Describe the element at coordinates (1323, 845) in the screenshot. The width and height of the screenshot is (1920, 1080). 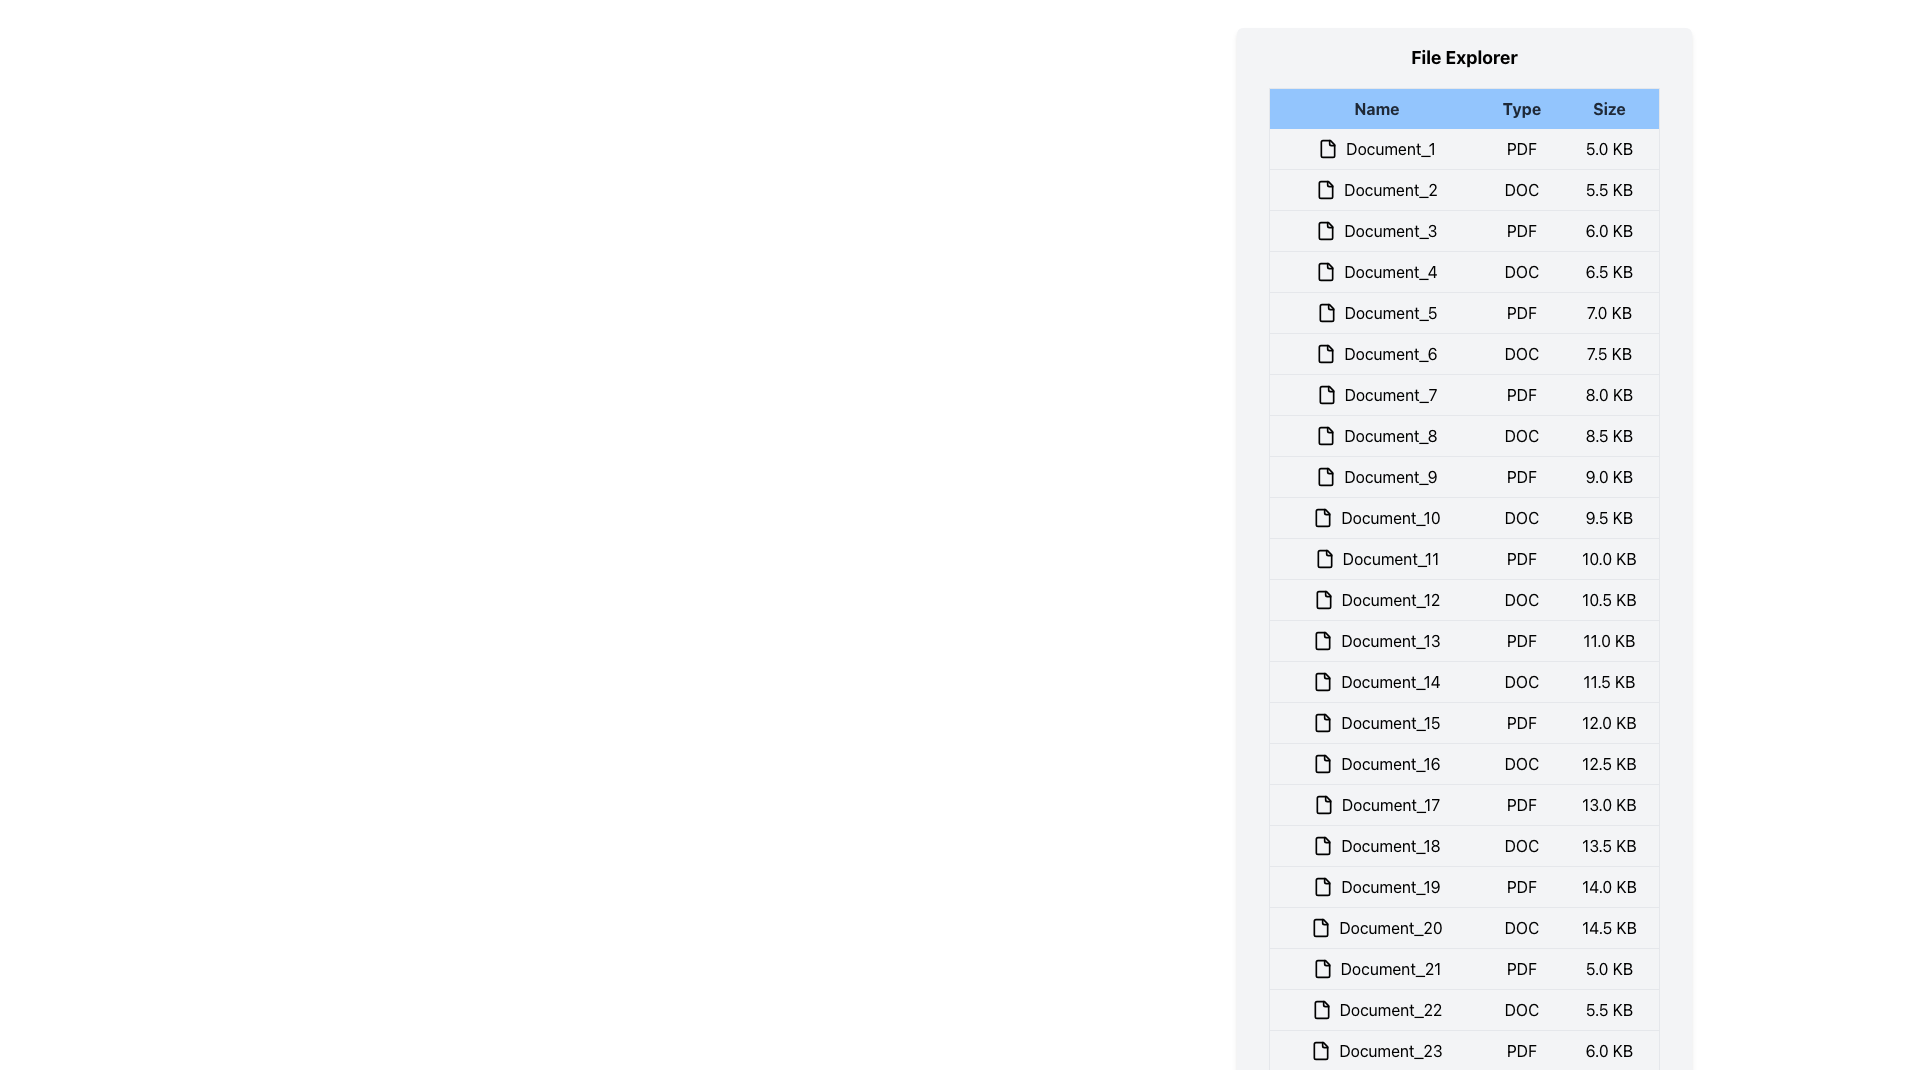
I see `the graphical file icon element associated with 'Document_18' in the file explorer interface` at that location.